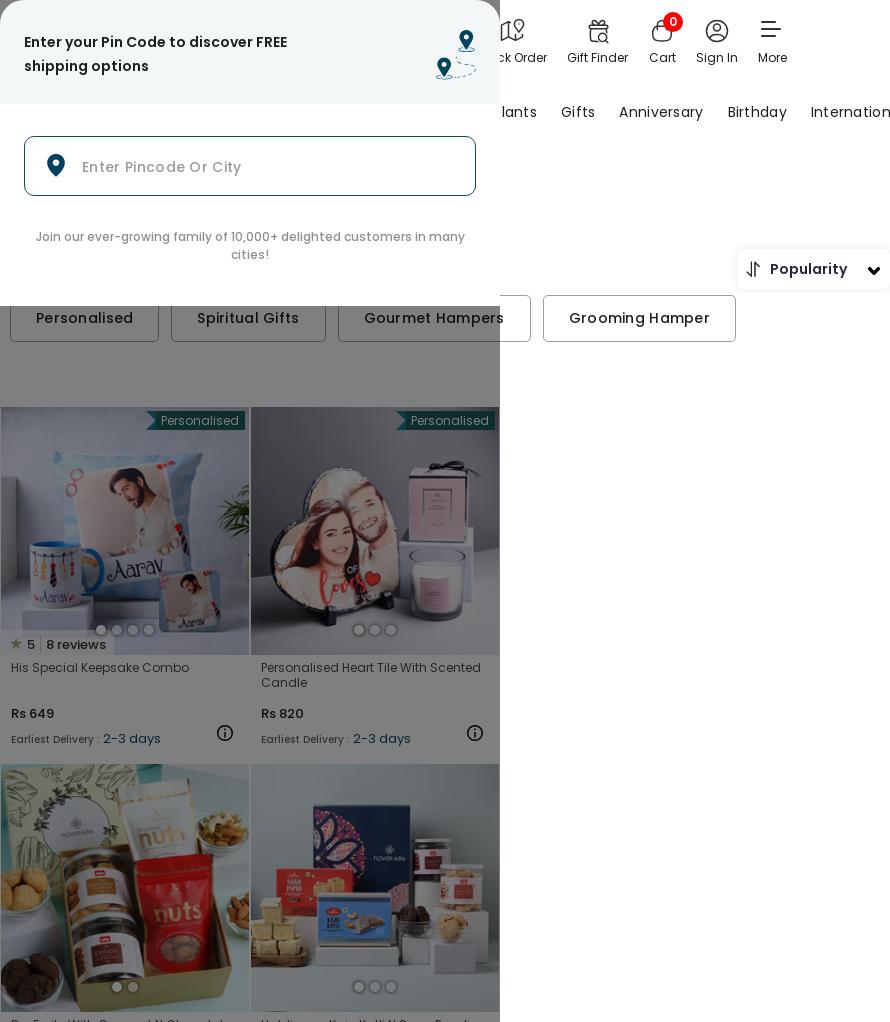 The image size is (890, 1022). I want to click on '8', so click(50, 643).